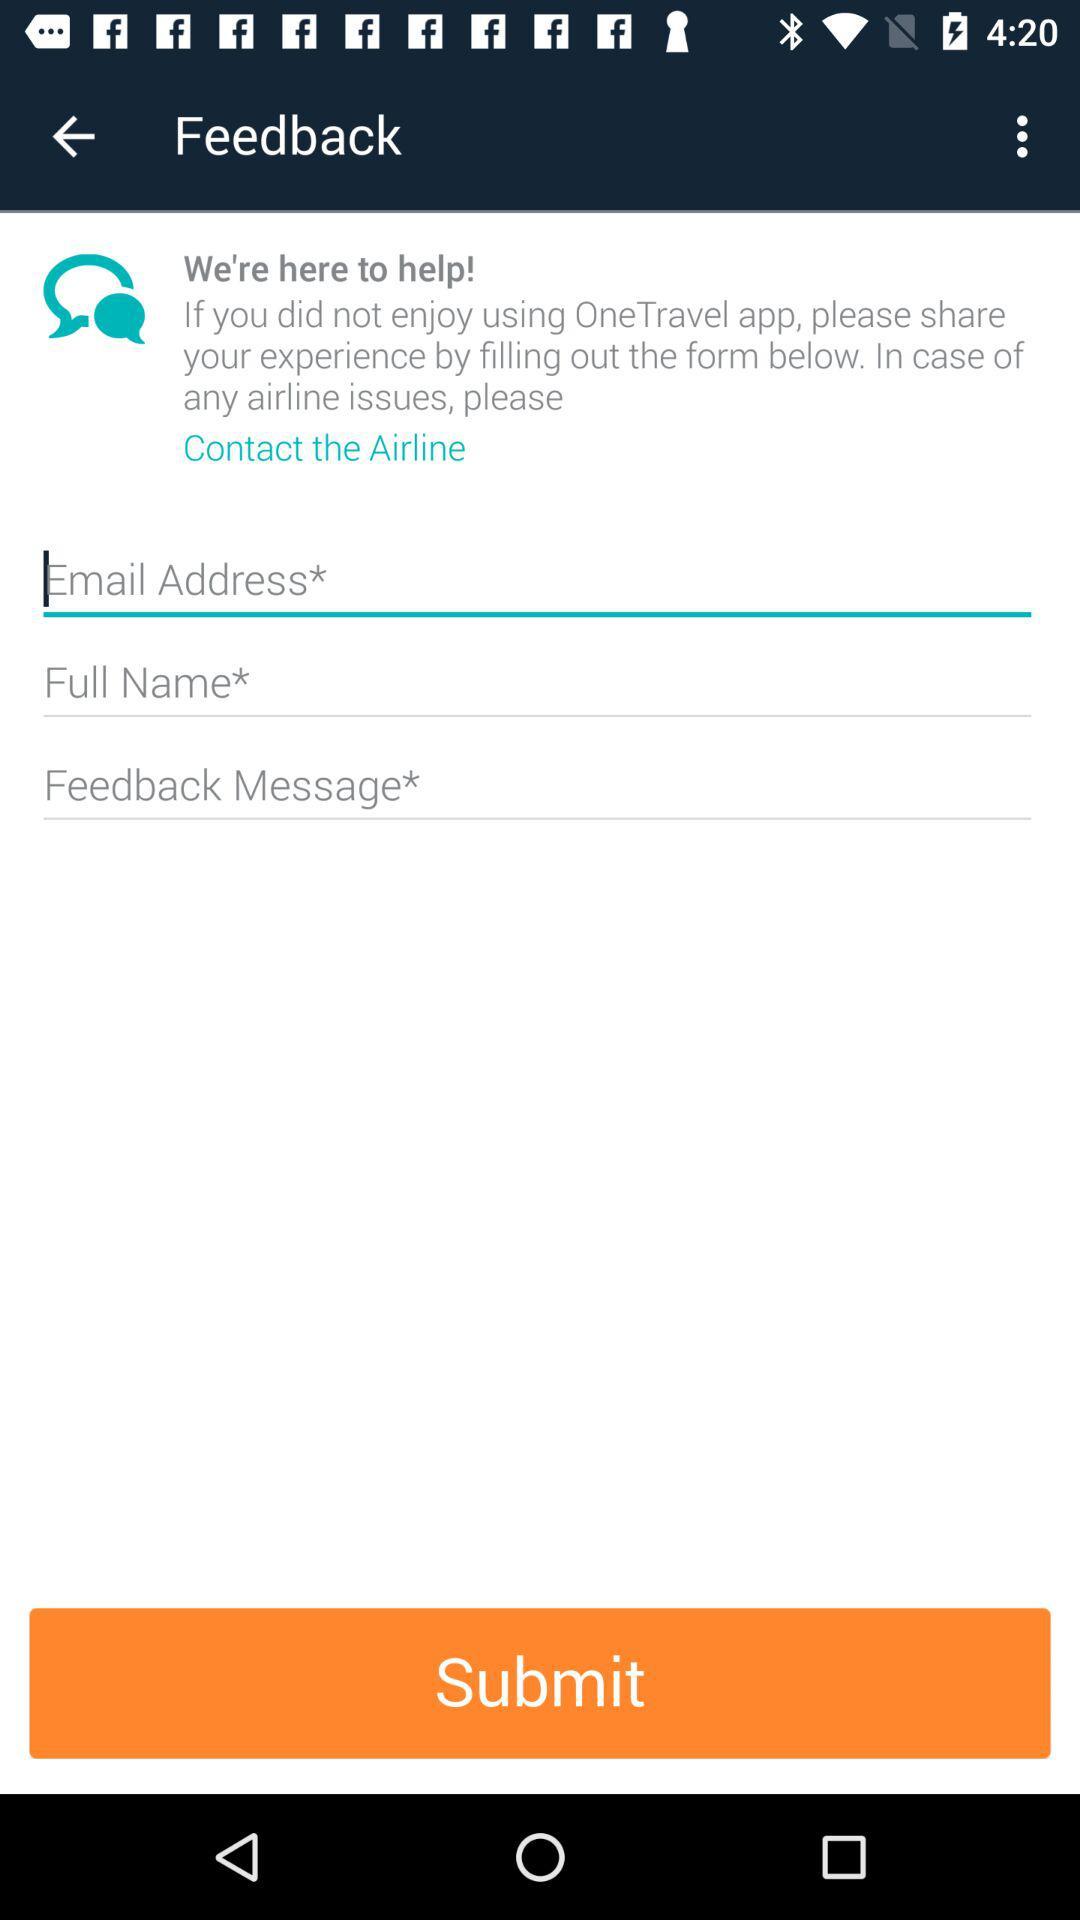  What do you see at coordinates (72, 135) in the screenshot?
I see `icon to the left of feedback icon` at bounding box center [72, 135].